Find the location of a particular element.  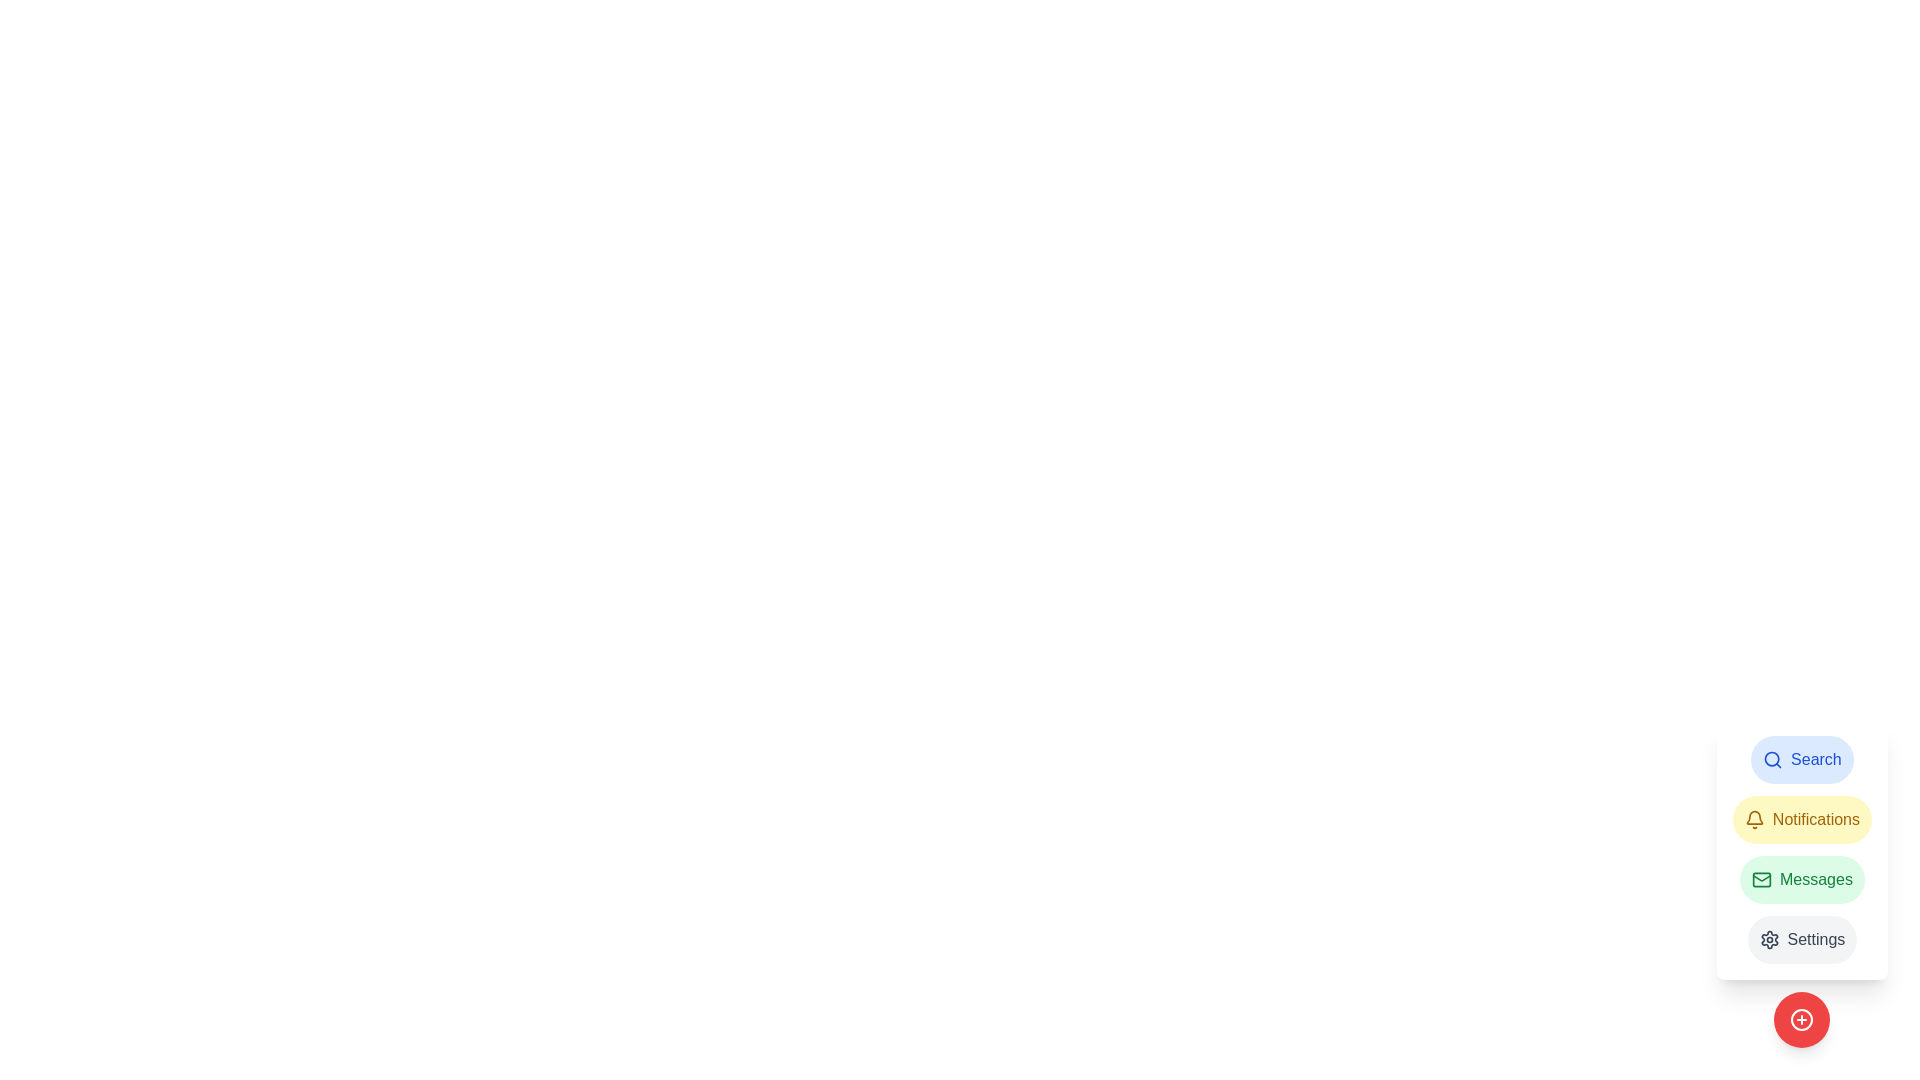

the notifications button, which is the second button in the column of interactive buttons, positioned between the 'Search' button and the 'Messages' button is located at coordinates (1802, 820).